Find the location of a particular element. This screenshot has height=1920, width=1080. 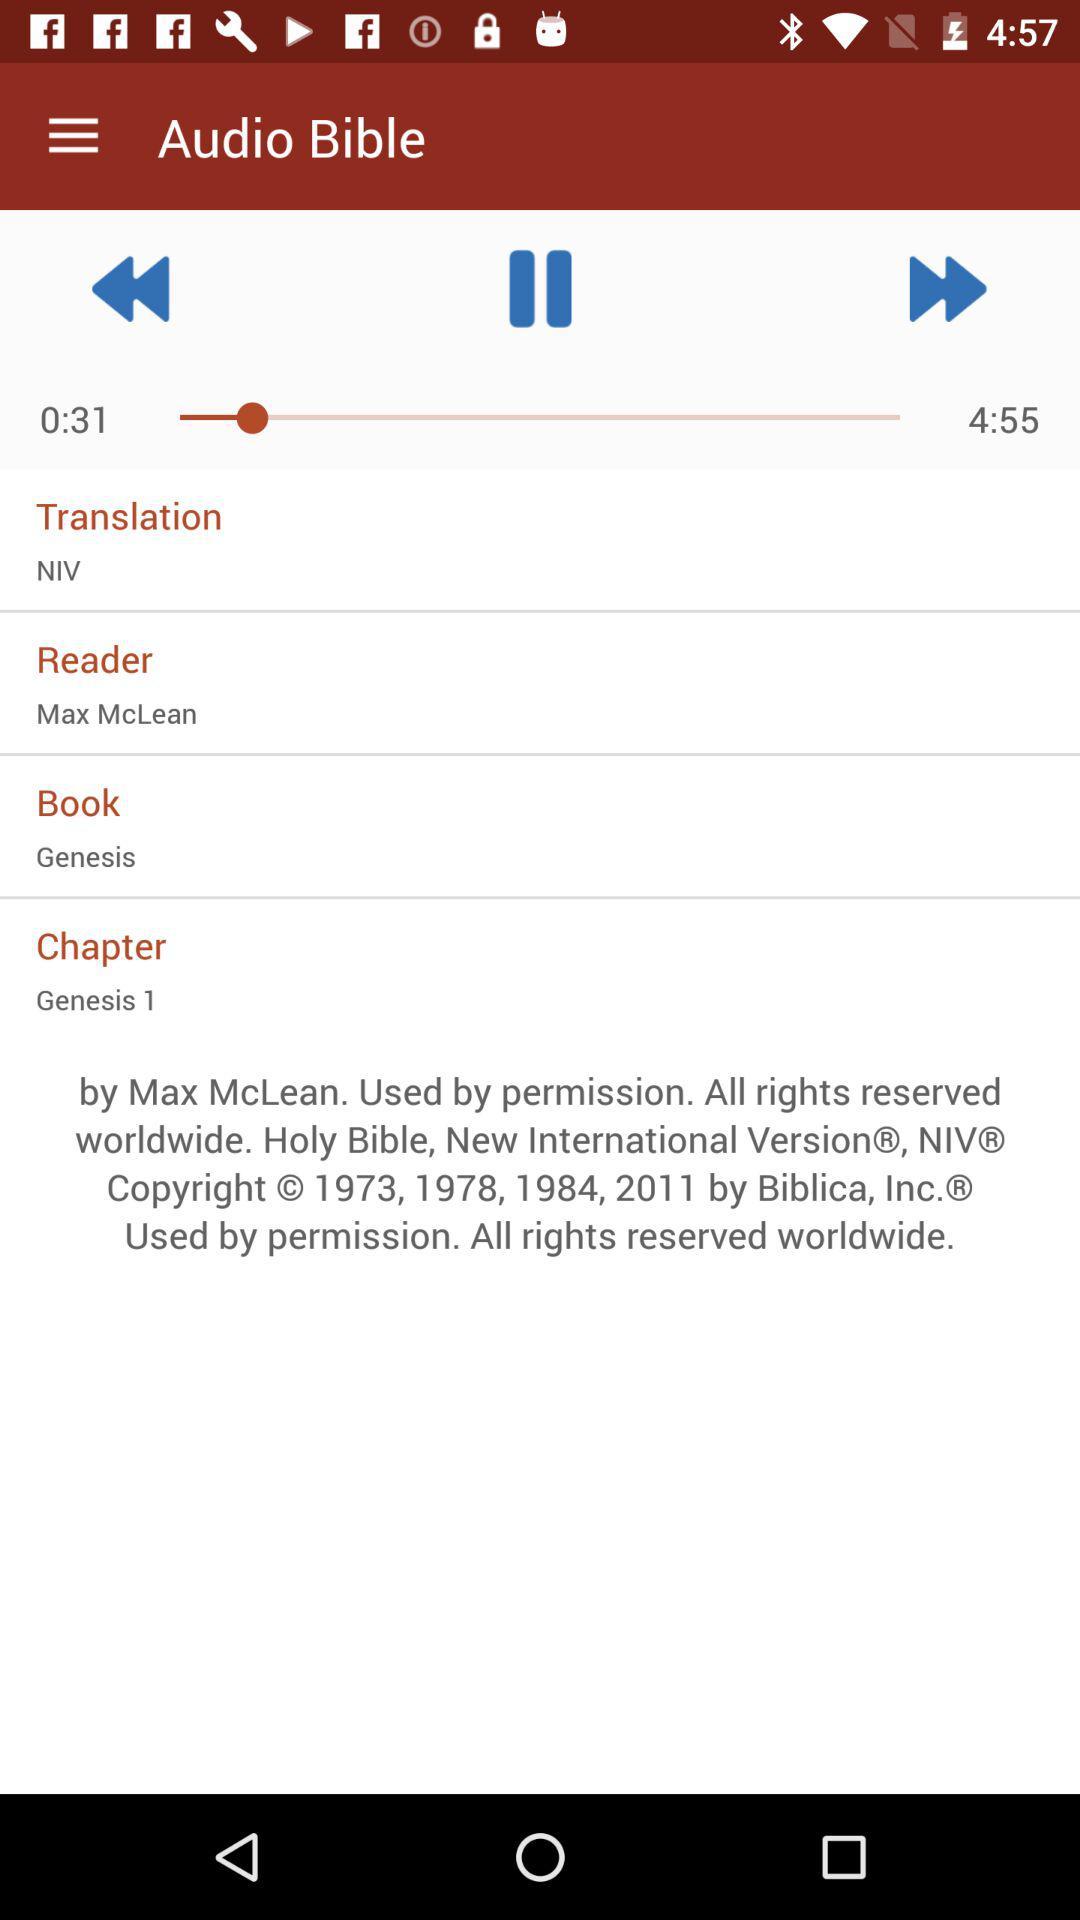

the app to the left of audio bible item is located at coordinates (72, 135).